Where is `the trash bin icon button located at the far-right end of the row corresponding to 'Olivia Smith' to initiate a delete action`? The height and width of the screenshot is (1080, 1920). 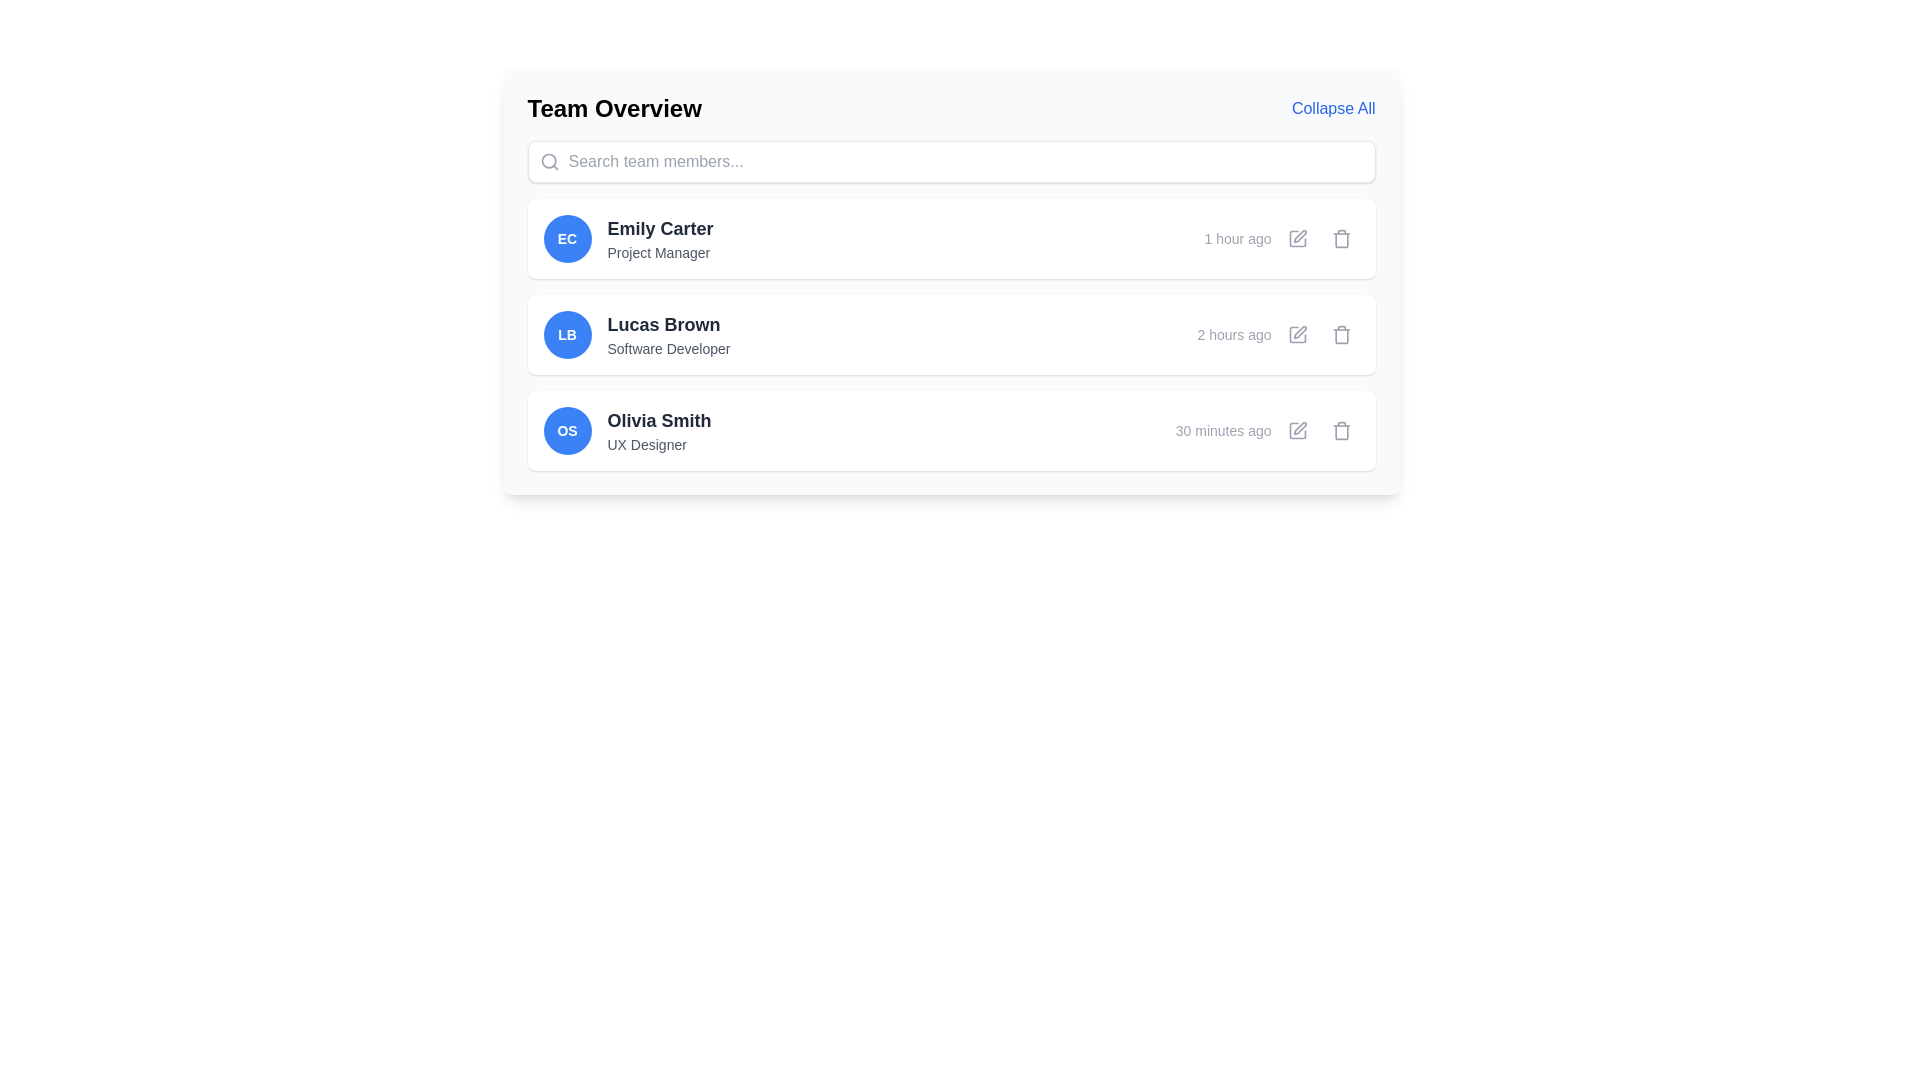 the trash bin icon button located at the far-right end of the row corresponding to 'Olivia Smith' to initiate a delete action is located at coordinates (1341, 430).